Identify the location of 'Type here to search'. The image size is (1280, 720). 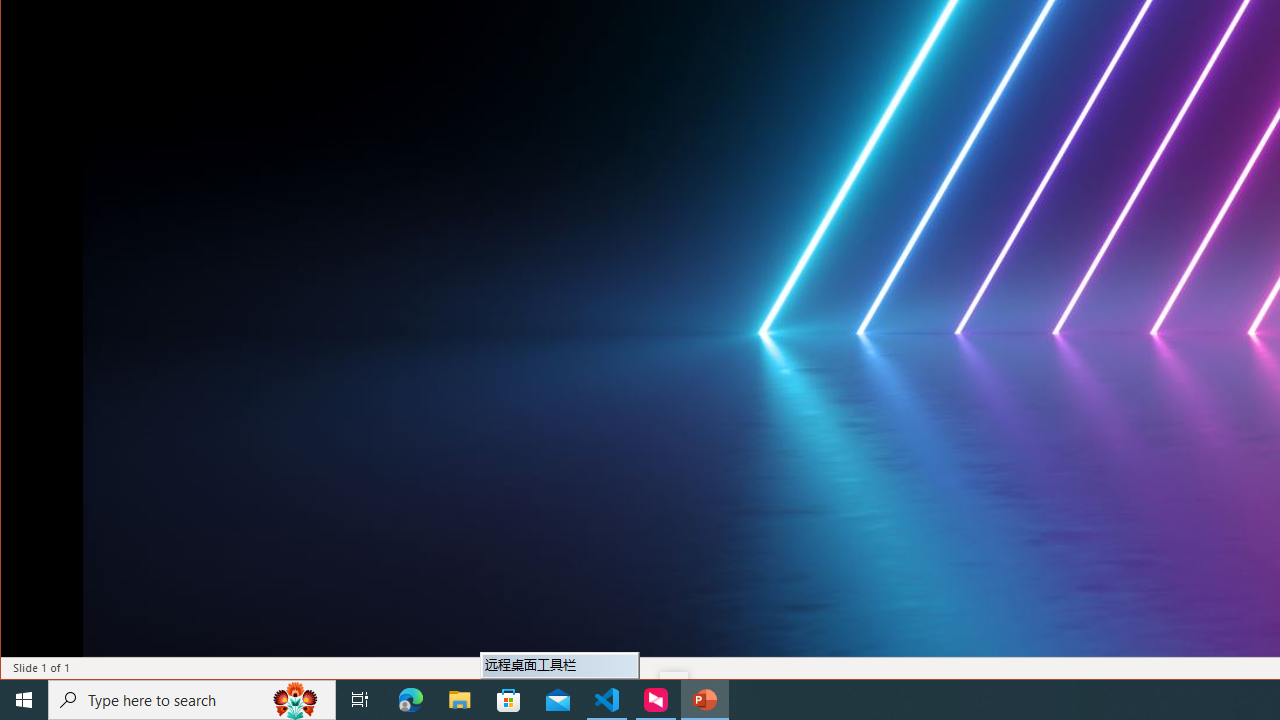
(192, 698).